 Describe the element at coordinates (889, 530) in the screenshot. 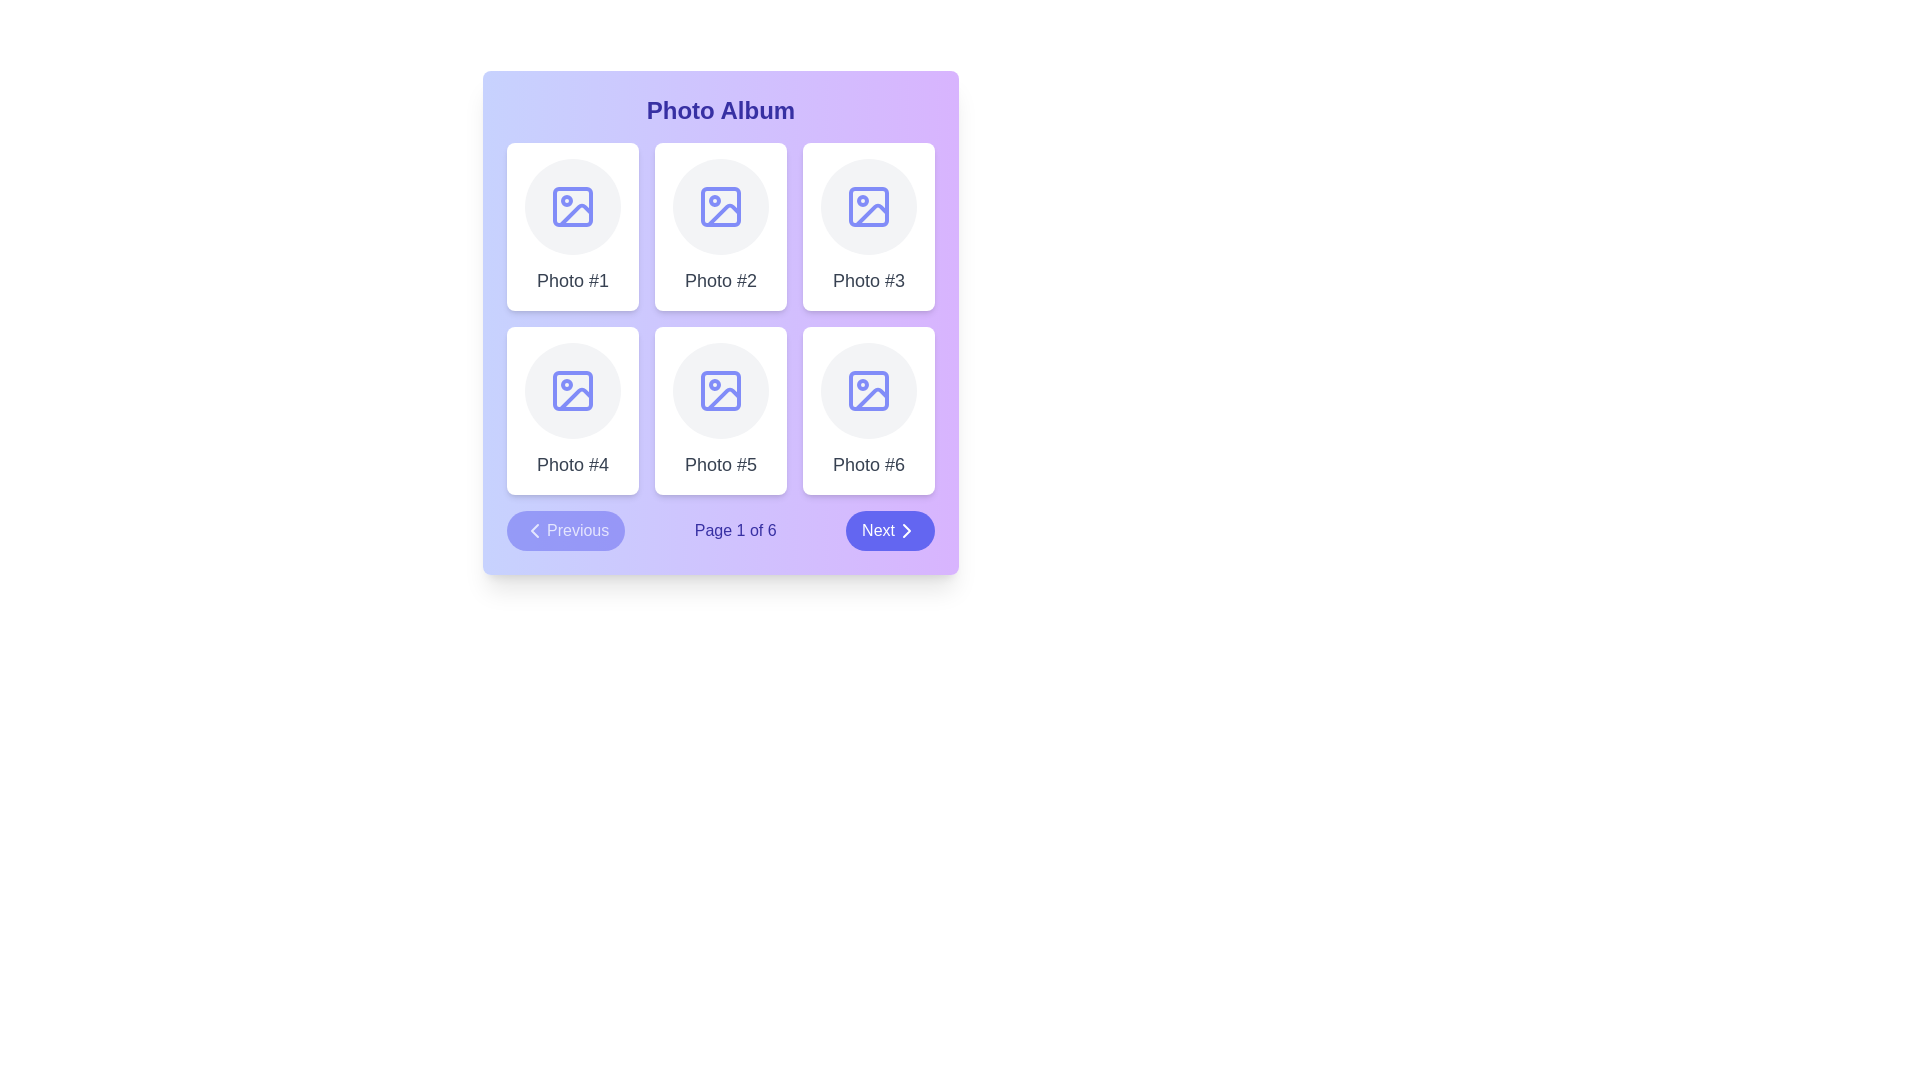

I see `the 'Next' button with an indigo background and white text` at that location.